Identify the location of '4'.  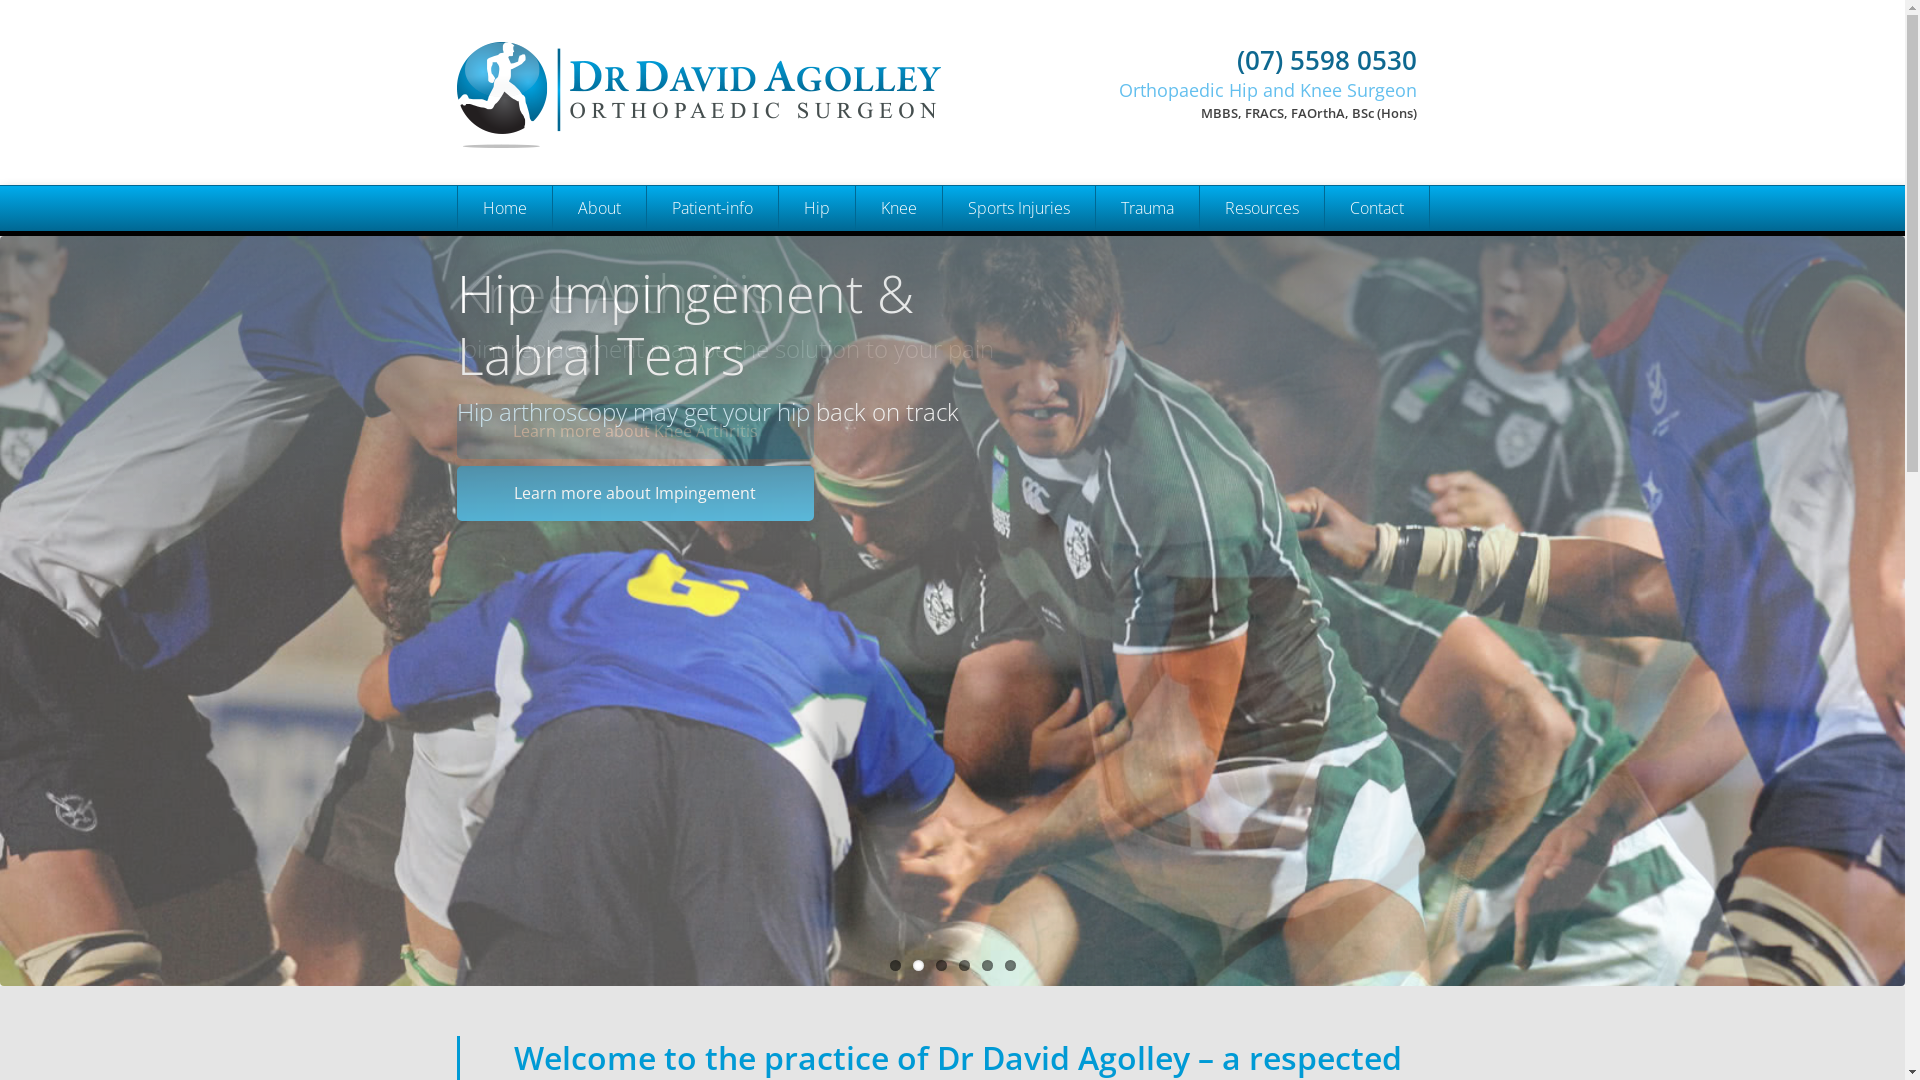
(963, 964).